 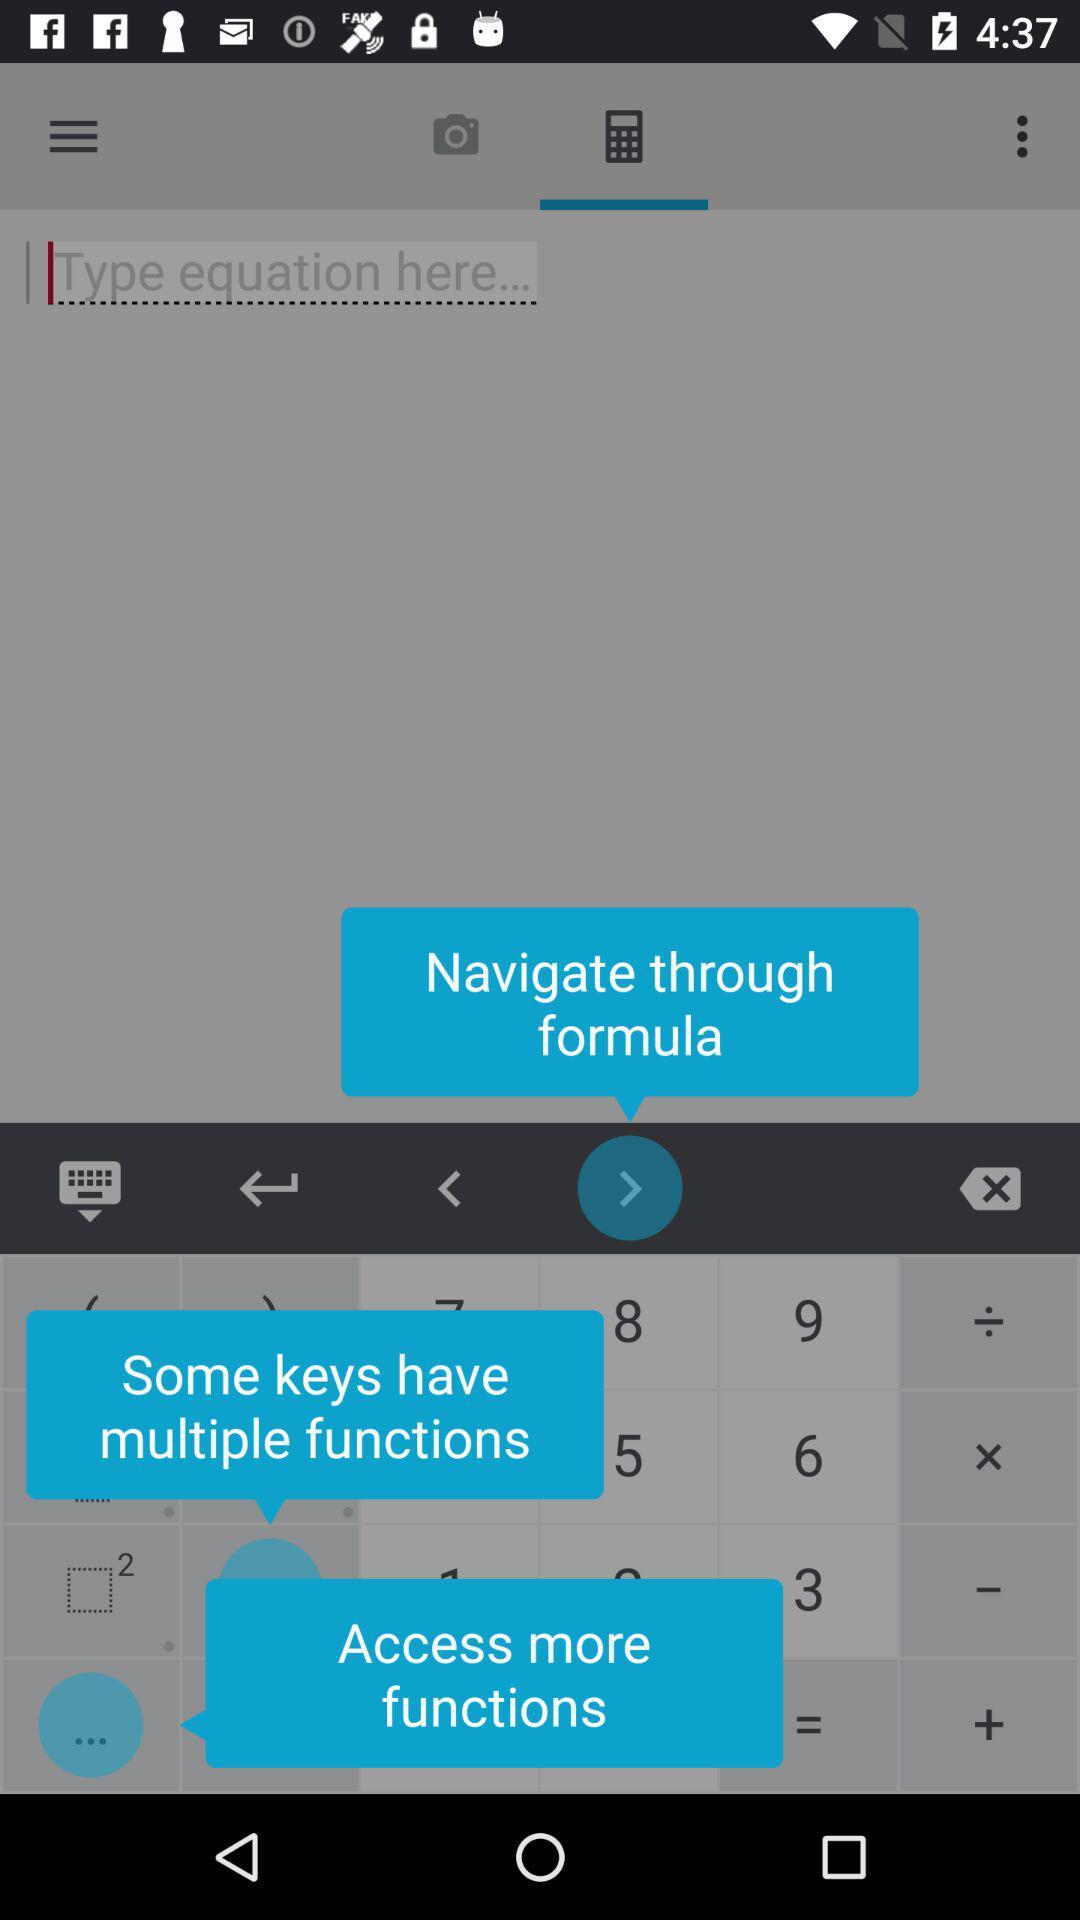 I want to click on enter icon, so click(x=270, y=1188).